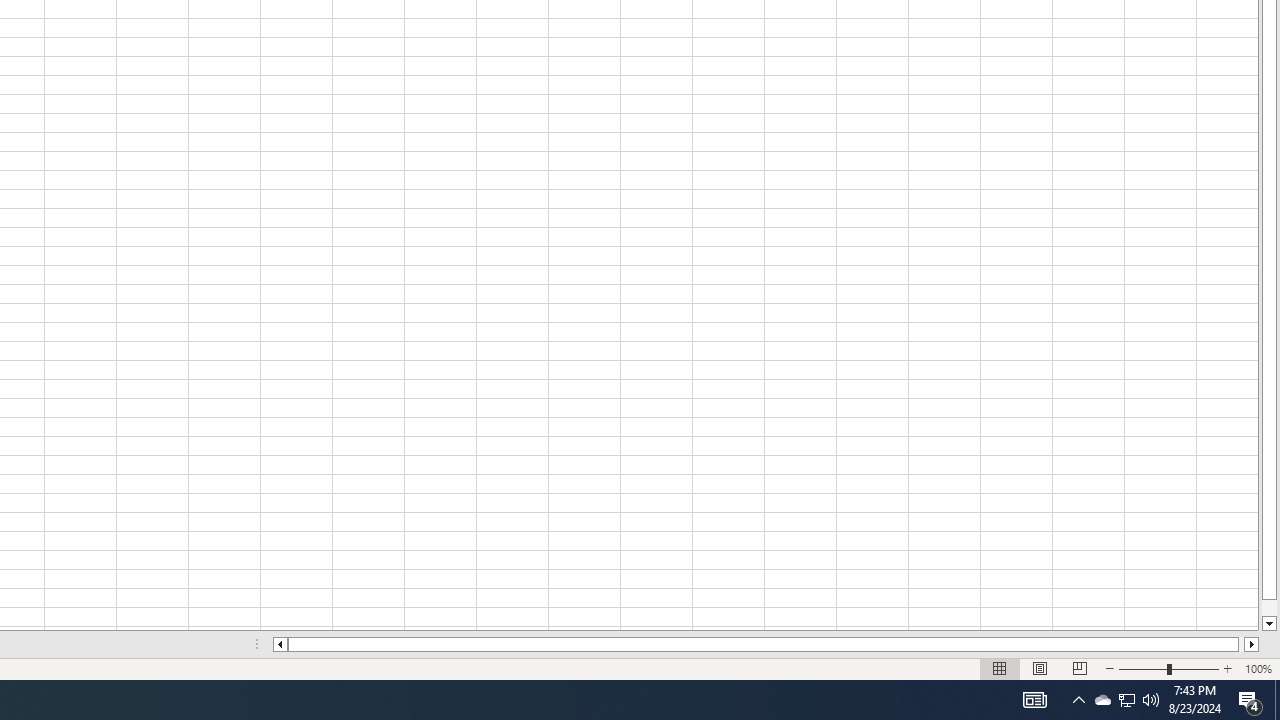  Describe the element at coordinates (765, 644) in the screenshot. I see `'Class: NetUIScrollBar'` at that location.